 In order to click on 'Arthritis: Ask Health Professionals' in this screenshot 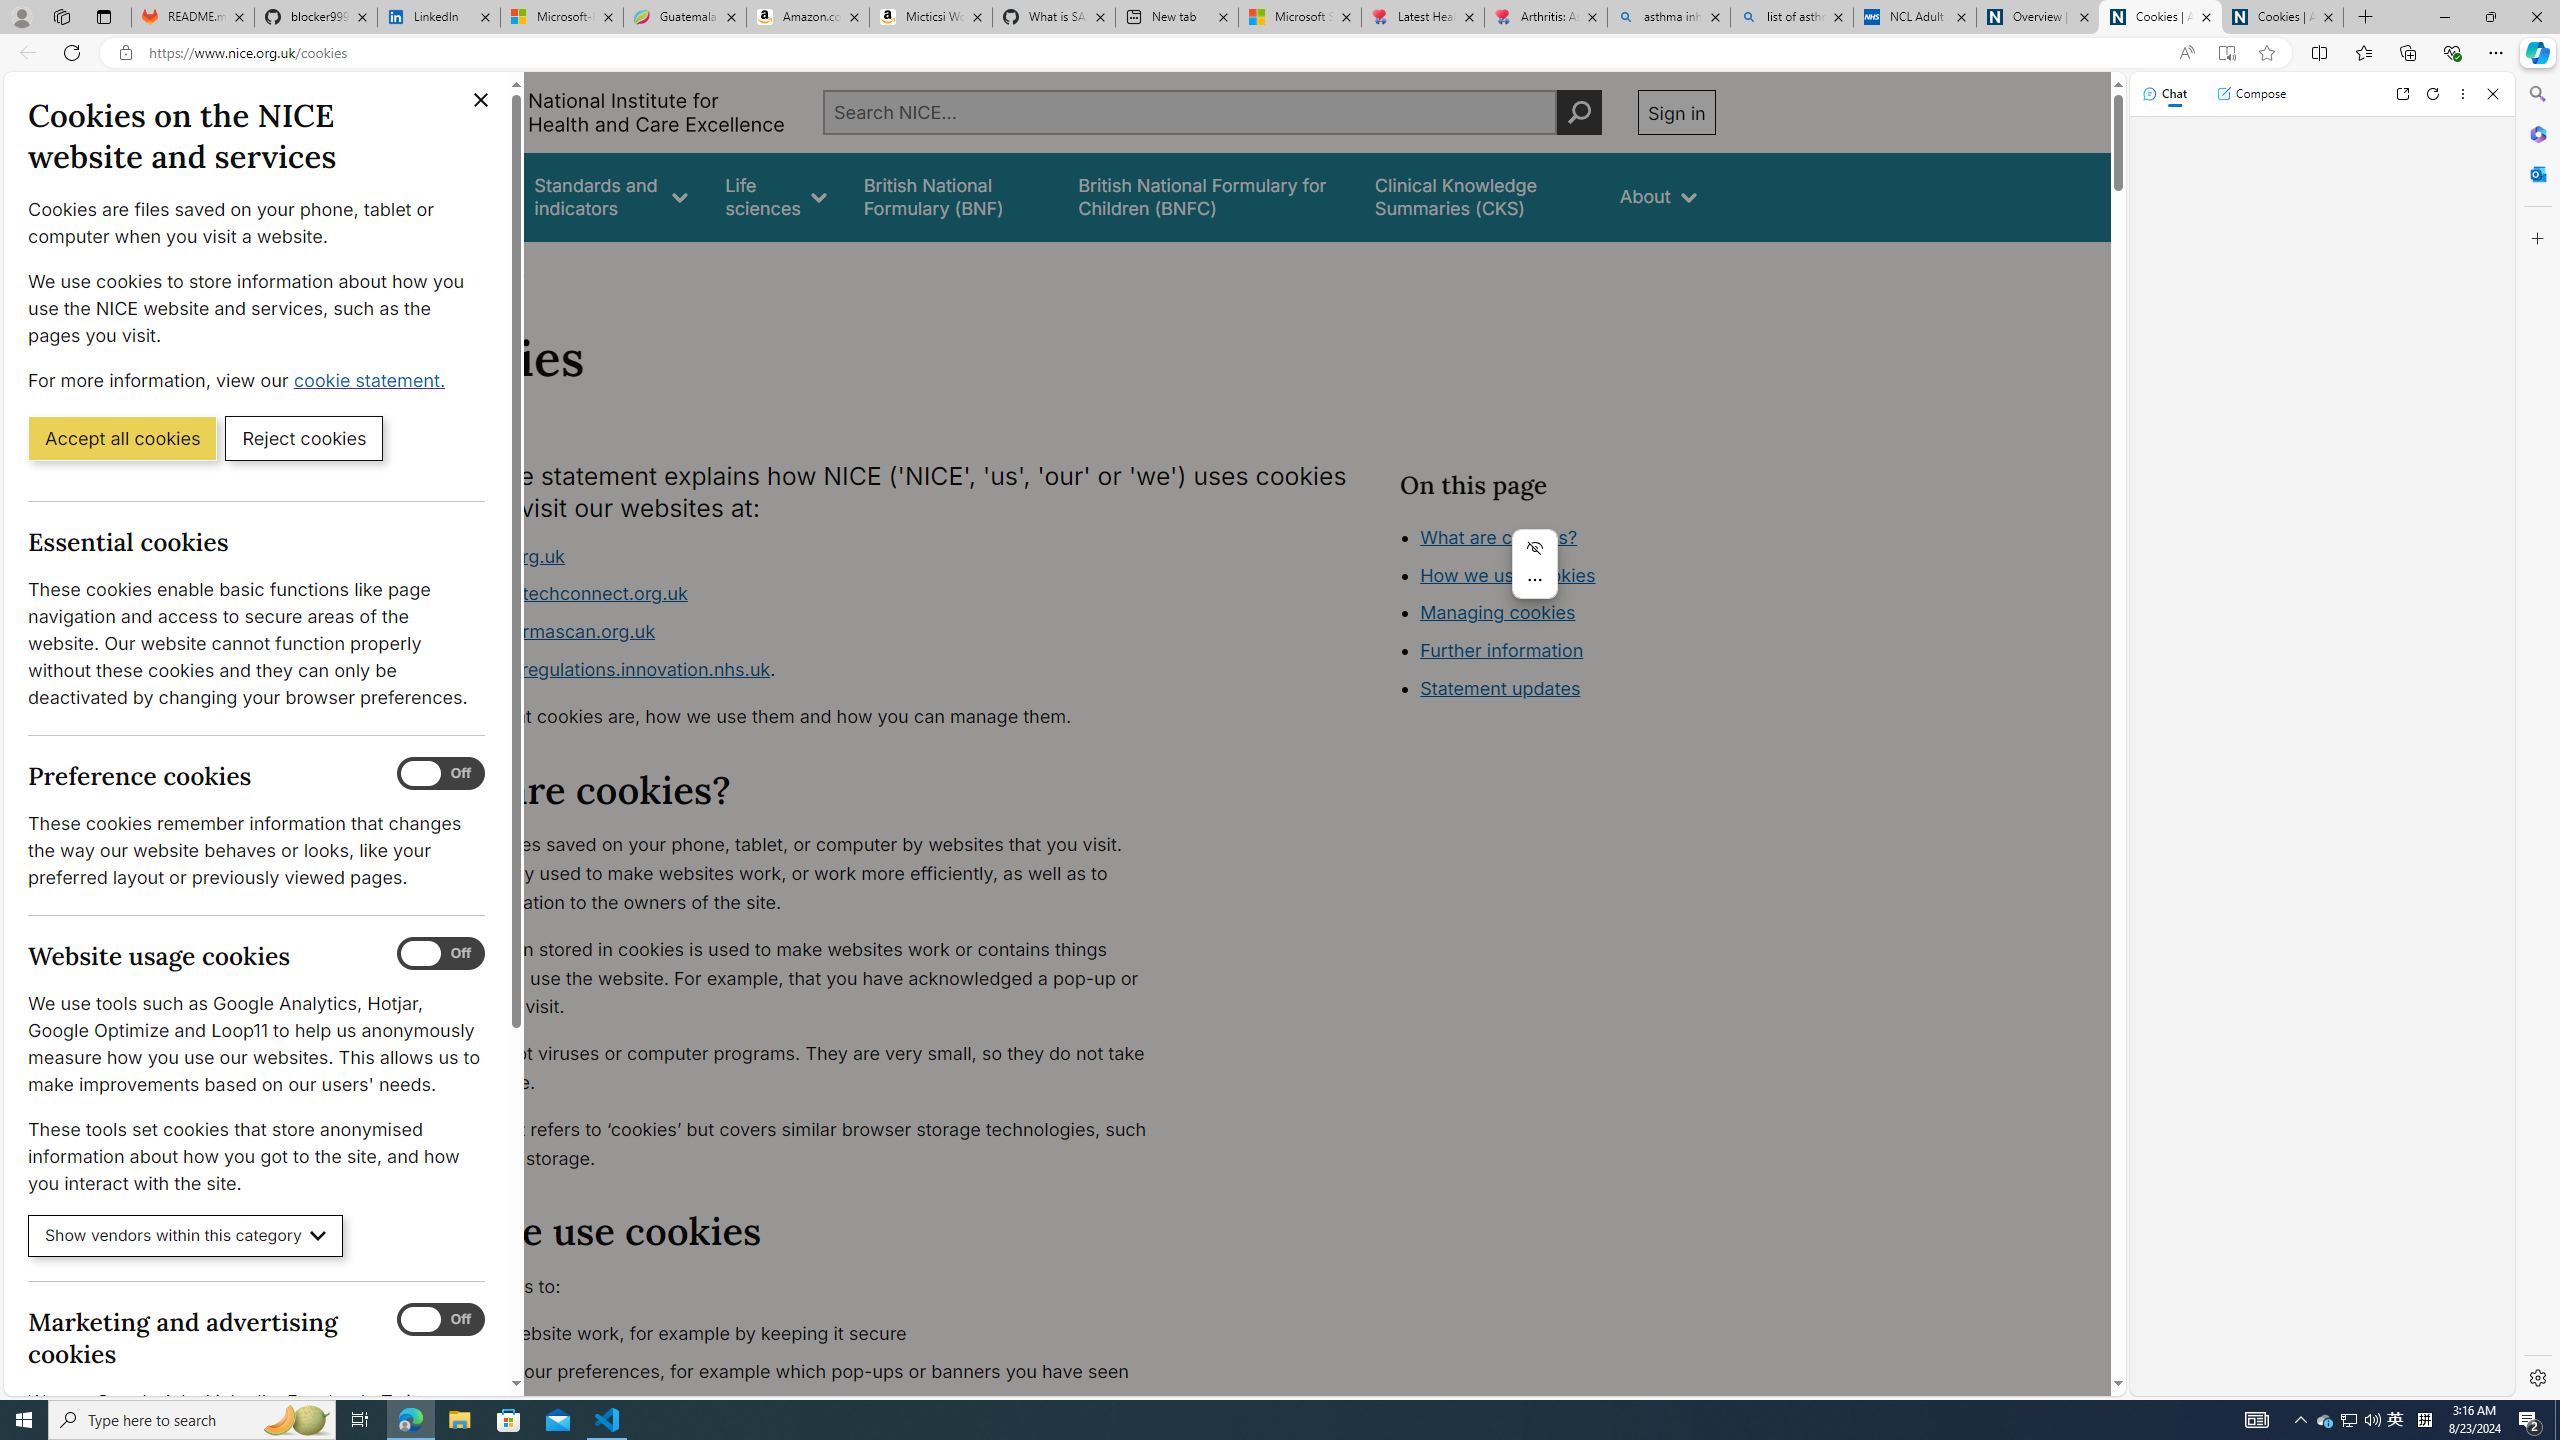, I will do `click(1545, 16)`.